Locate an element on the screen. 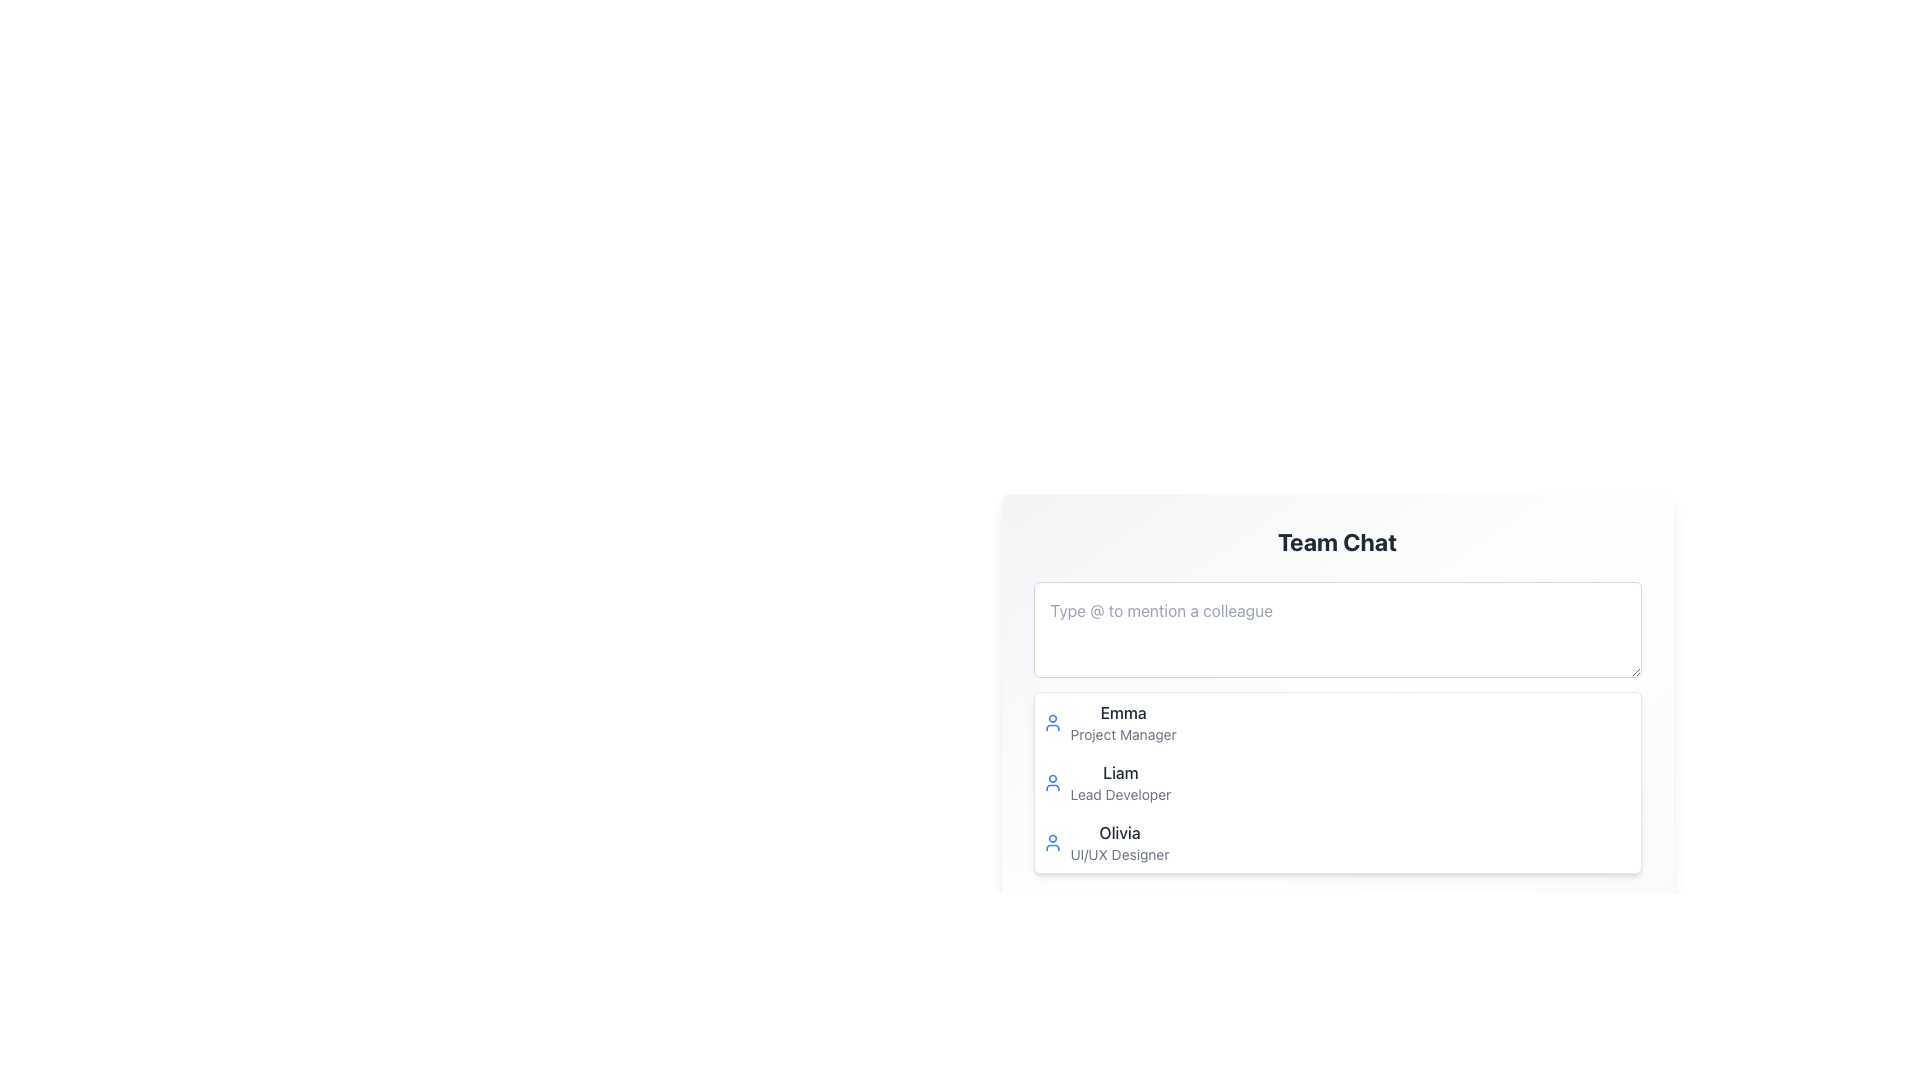 The image size is (1920, 1080). the text block displaying 'Emma, Project Manager' is located at coordinates (1123, 722).